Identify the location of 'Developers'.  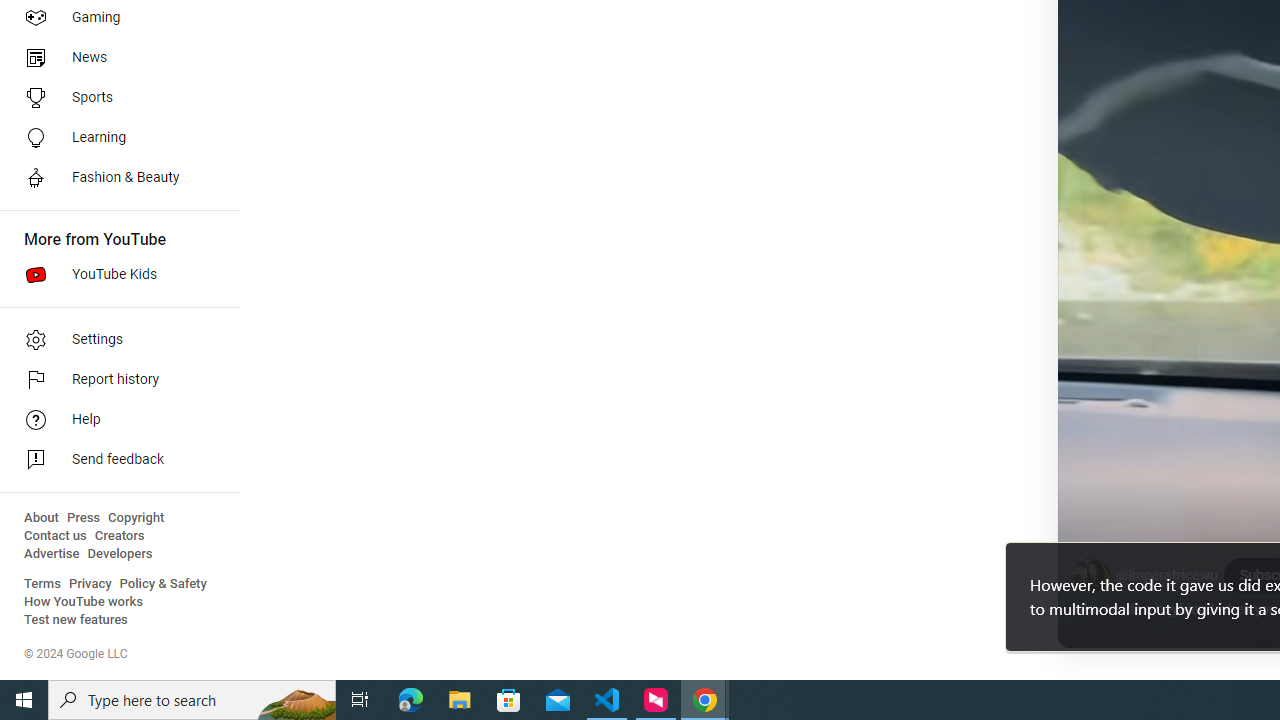
(119, 554).